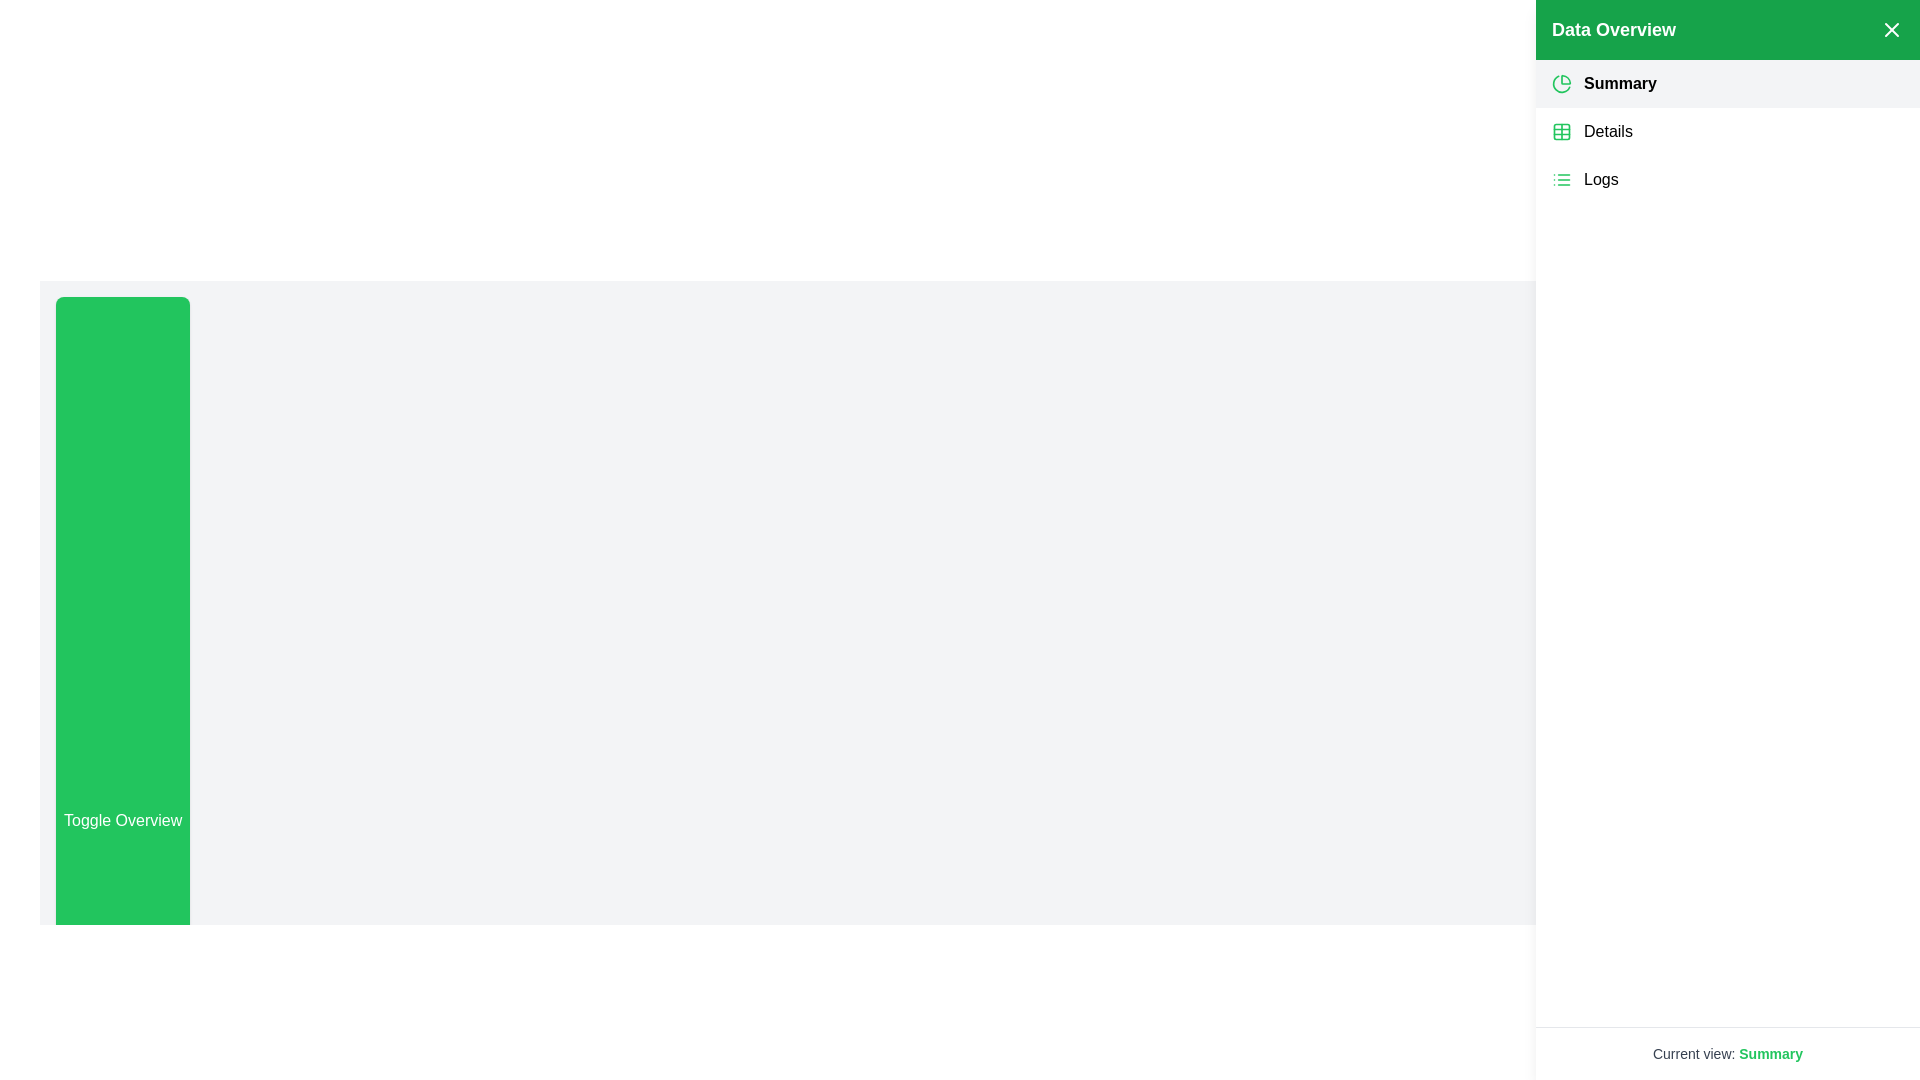  What do you see at coordinates (1613, 30) in the screenshot?
I see `the static label that displays the title 'Data Overview' located in the green header bar at the top-right corner of the interface` at bounding box center [1613, 30].